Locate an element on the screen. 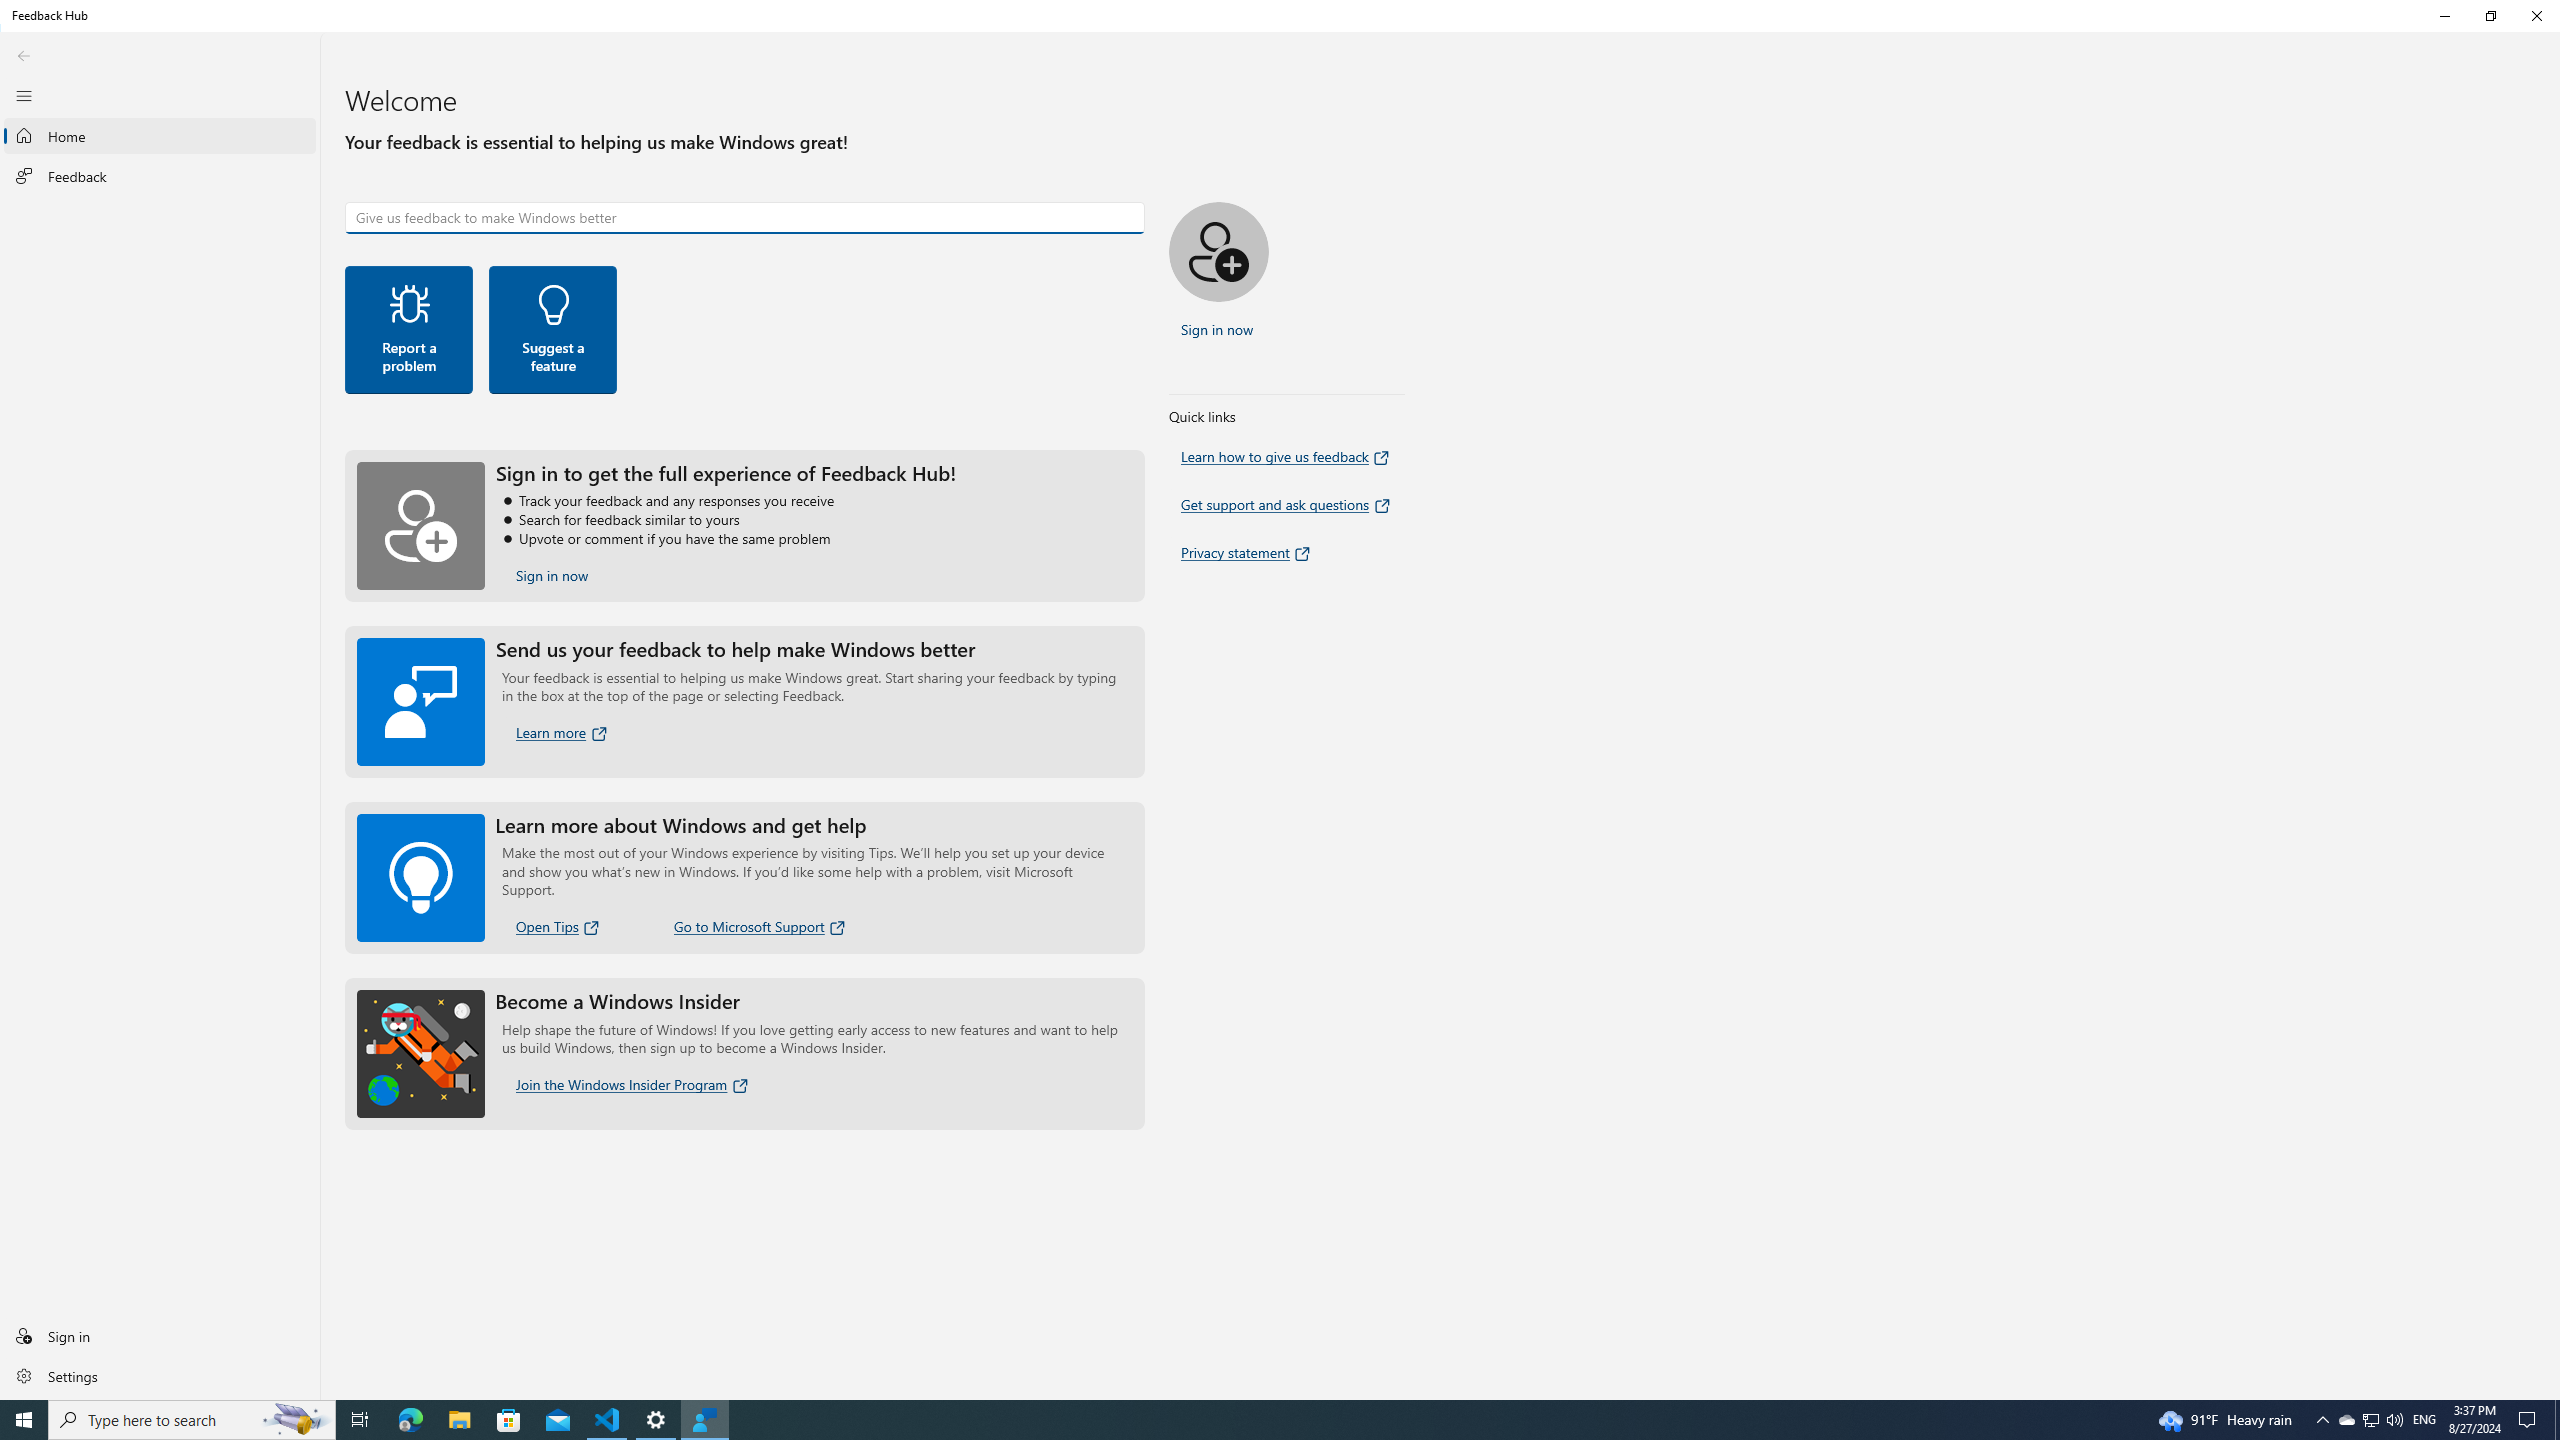 This screenshot has height=1440, width=2560. 'Restore Feedback Hub' is located at coordinates (2490, 15).